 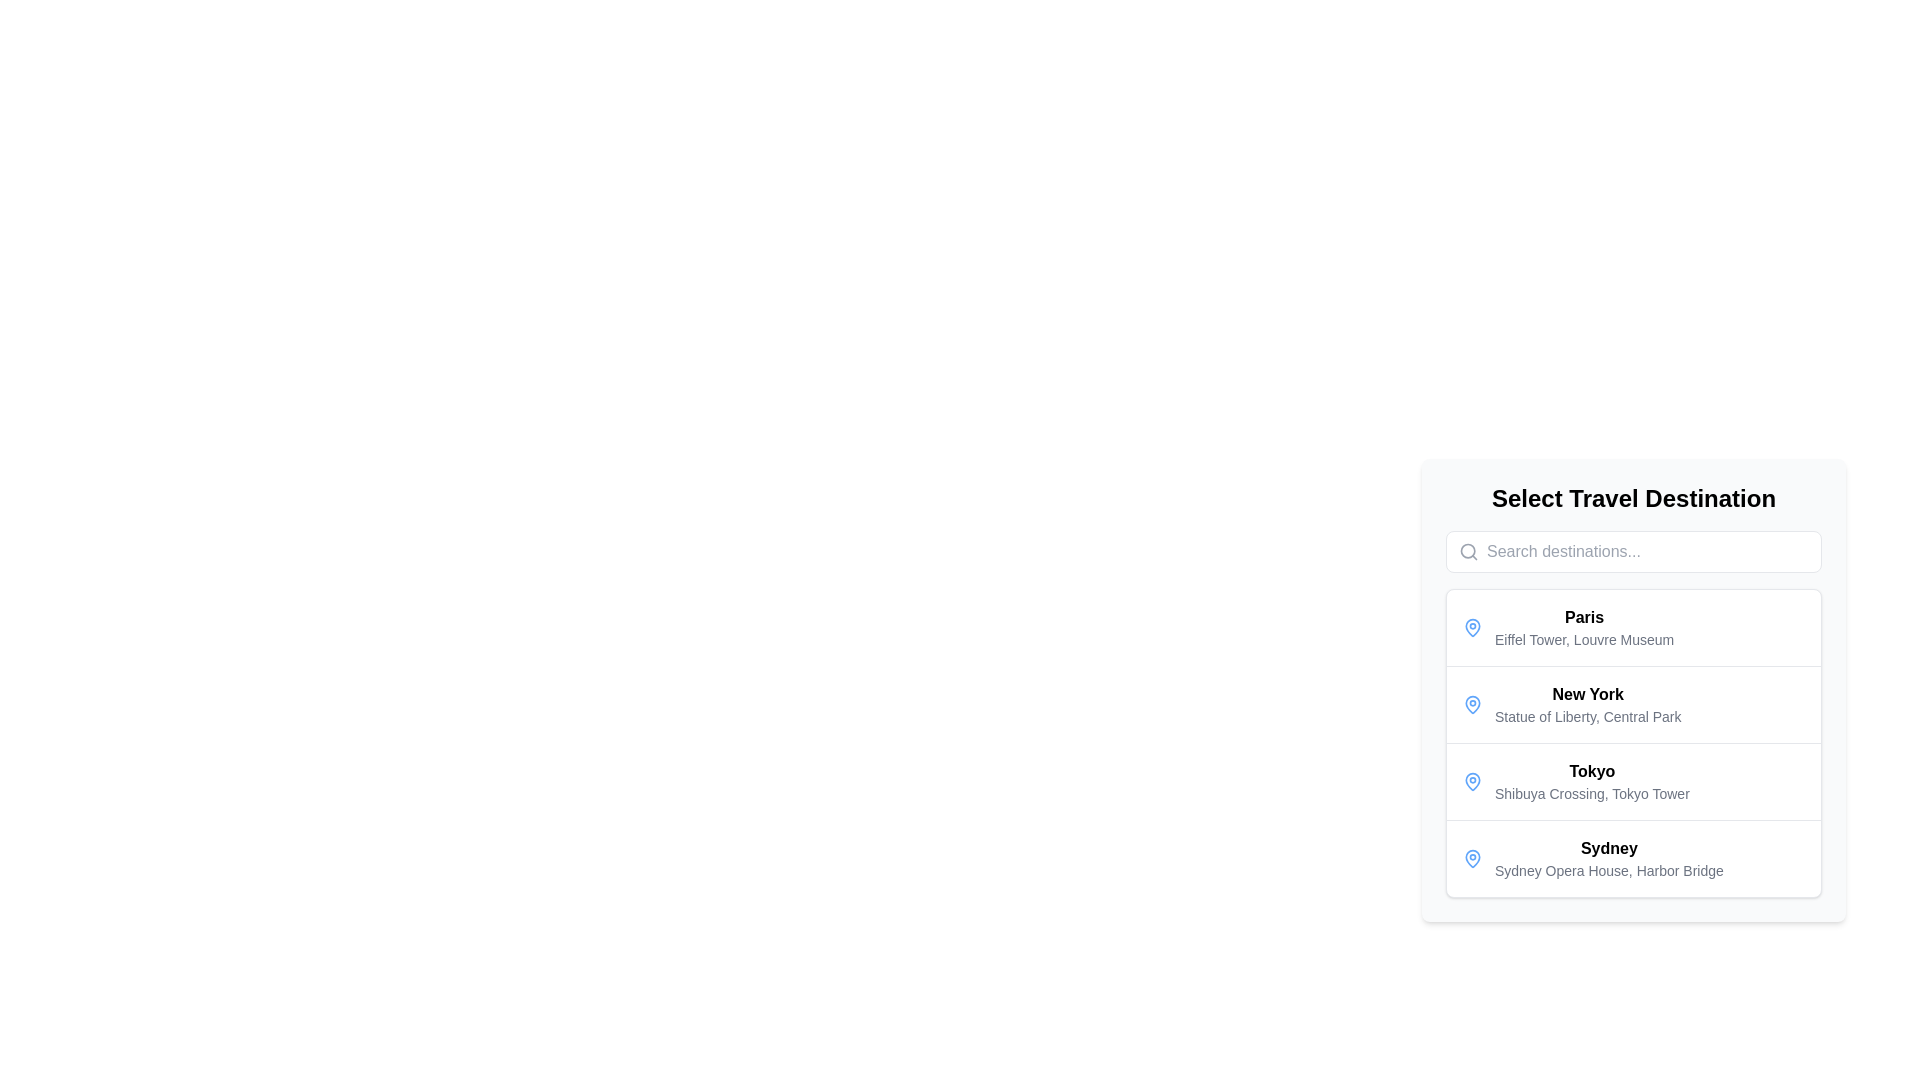 I want to click on the circular part of the magnifying glass icon, which represents a search-related functionality in the SVG illustration, so click(x=1468, y=551).